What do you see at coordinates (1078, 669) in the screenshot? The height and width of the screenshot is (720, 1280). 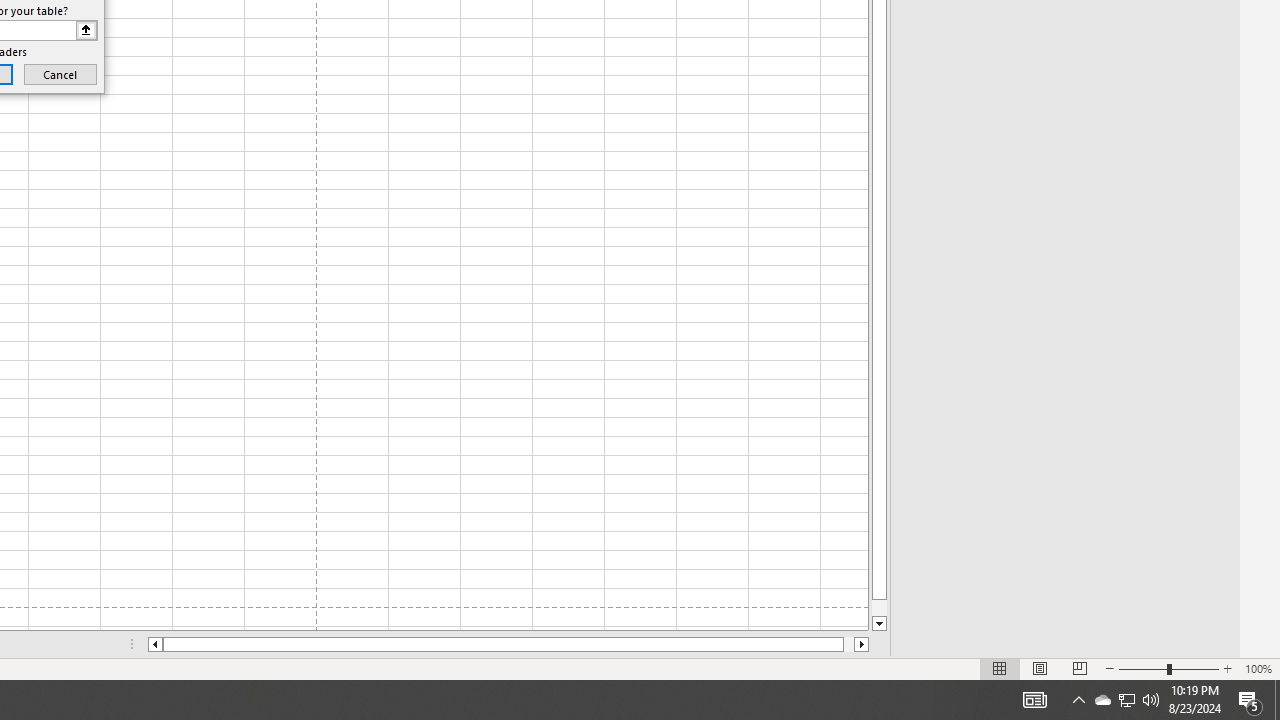 I see `'Page Break Preview'` at bounding box center [1078, 669].